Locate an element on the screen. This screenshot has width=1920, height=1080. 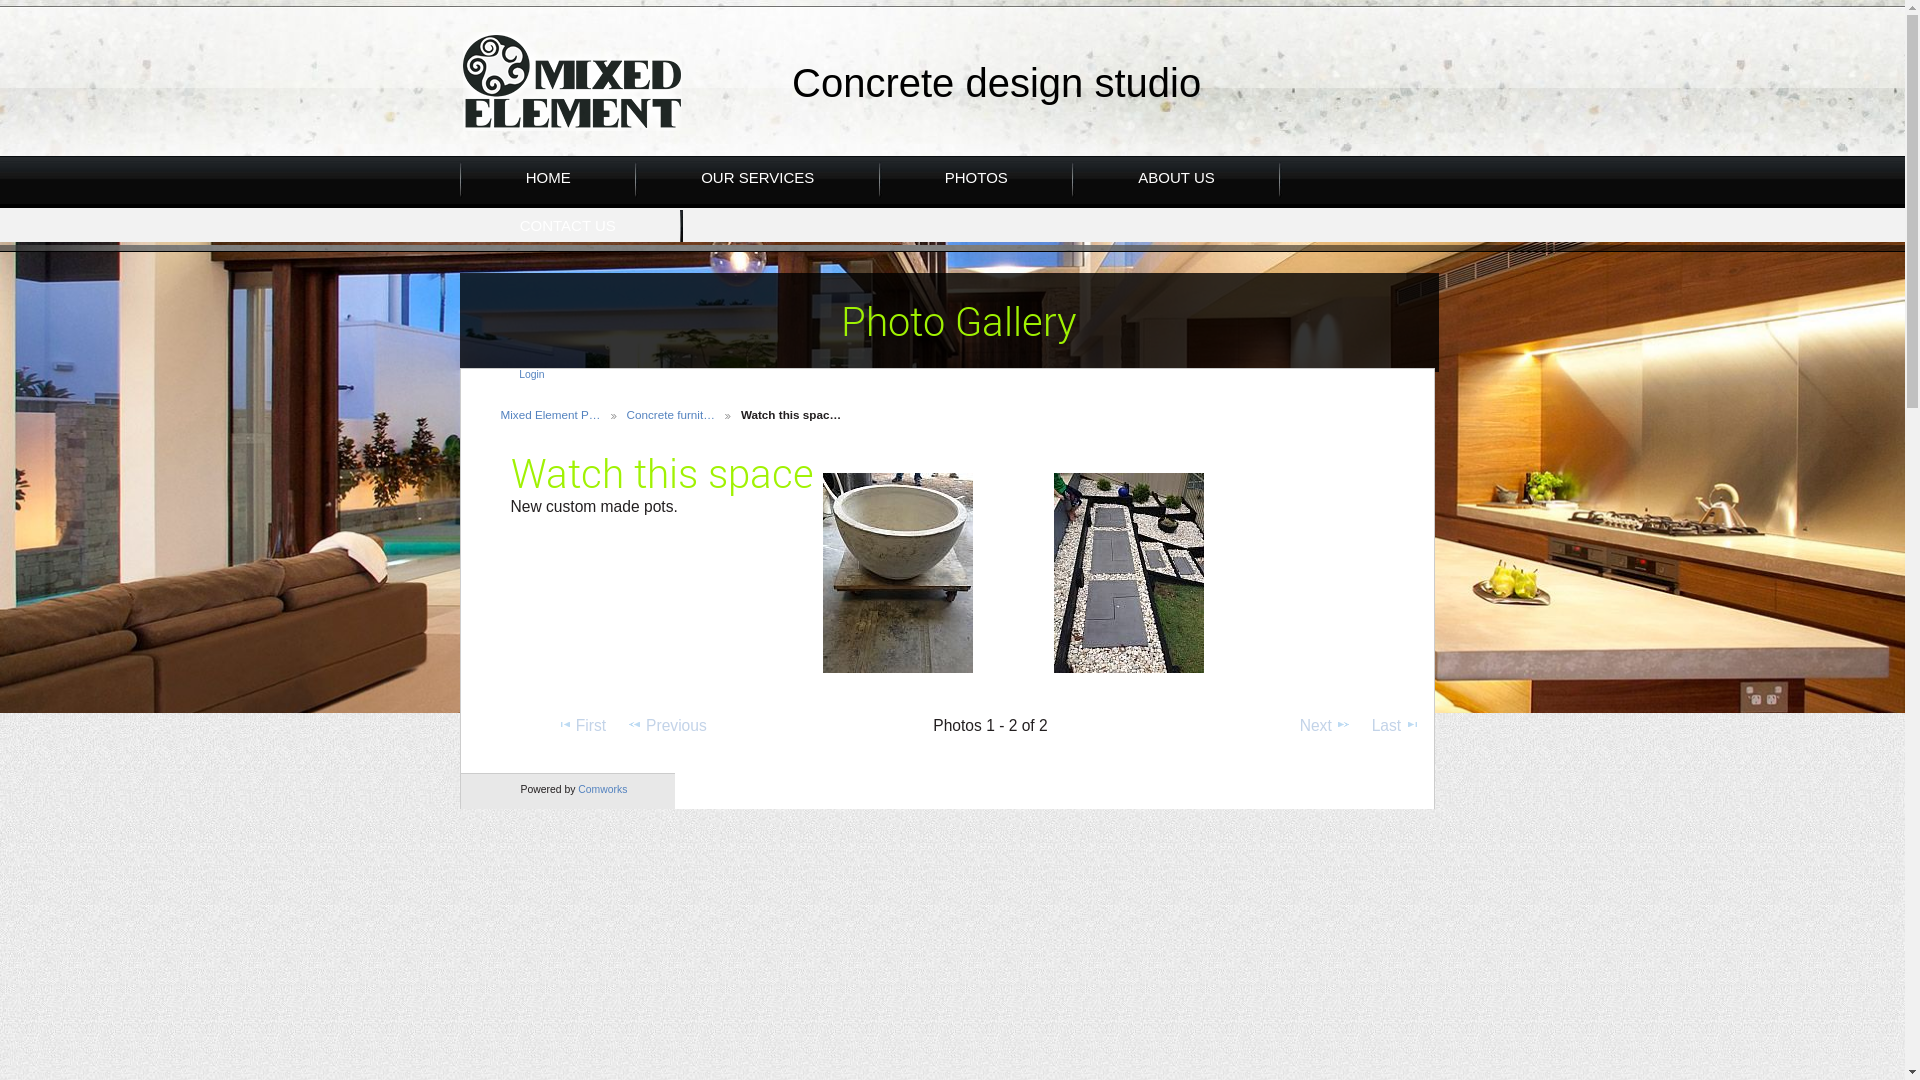
'Comworks' is located at coordinates (601, 788).